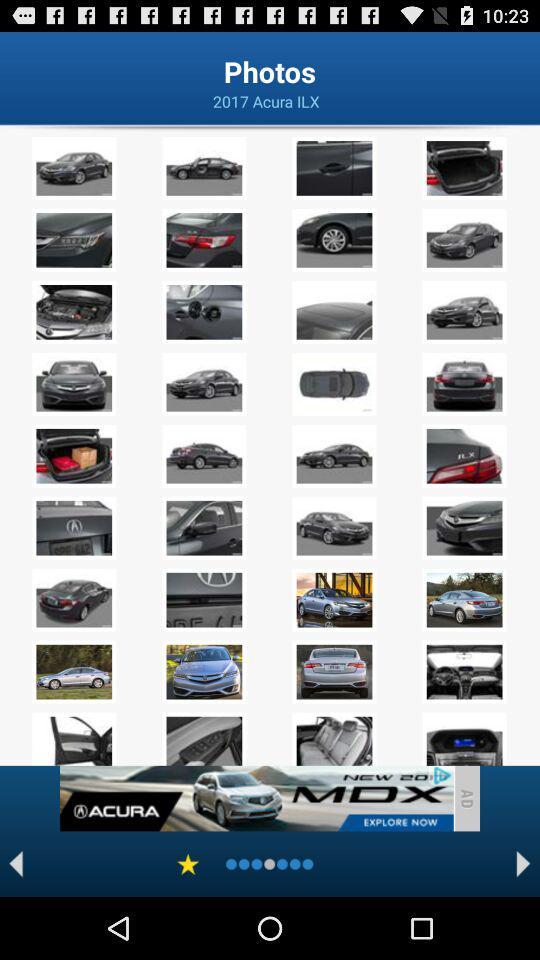 The width and height of the screenshot is (540, 960). I want to click on next the option, so click(523, 863).